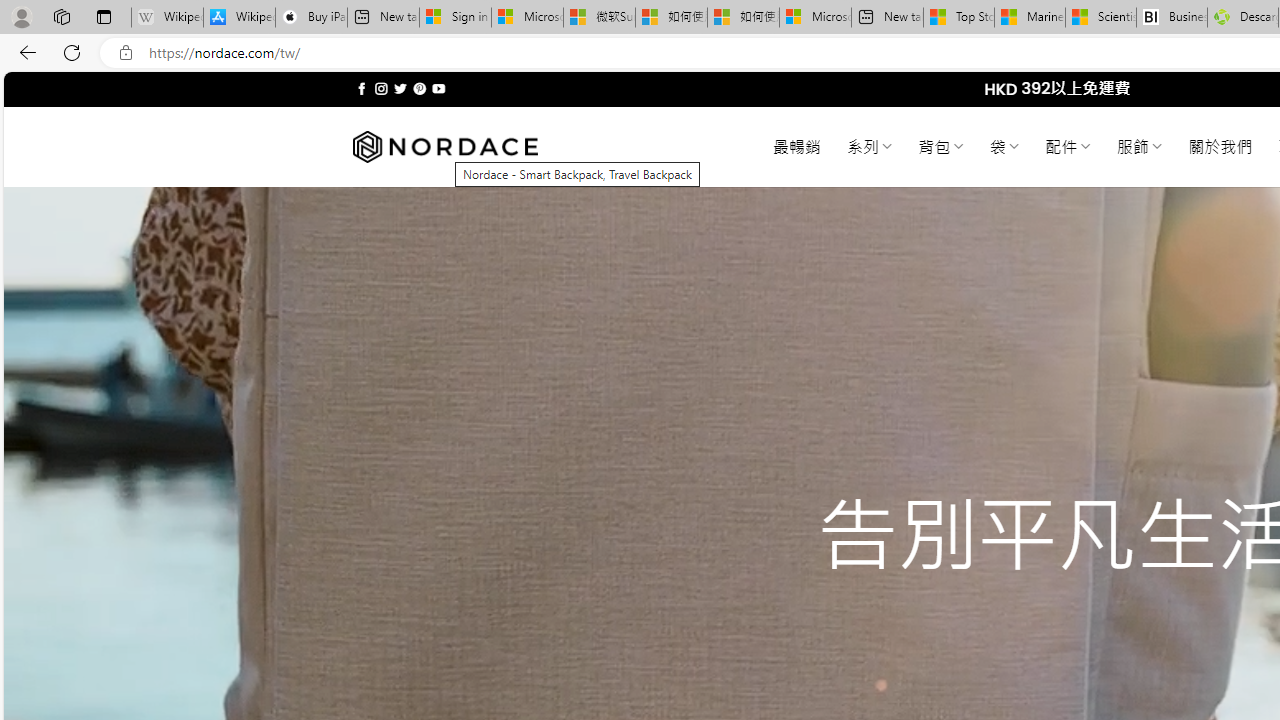 The image size is (1280, 720). Describe the element at coordinates (438, 88) in the screenshot. I see `'Follow on YouTube'` at that location.